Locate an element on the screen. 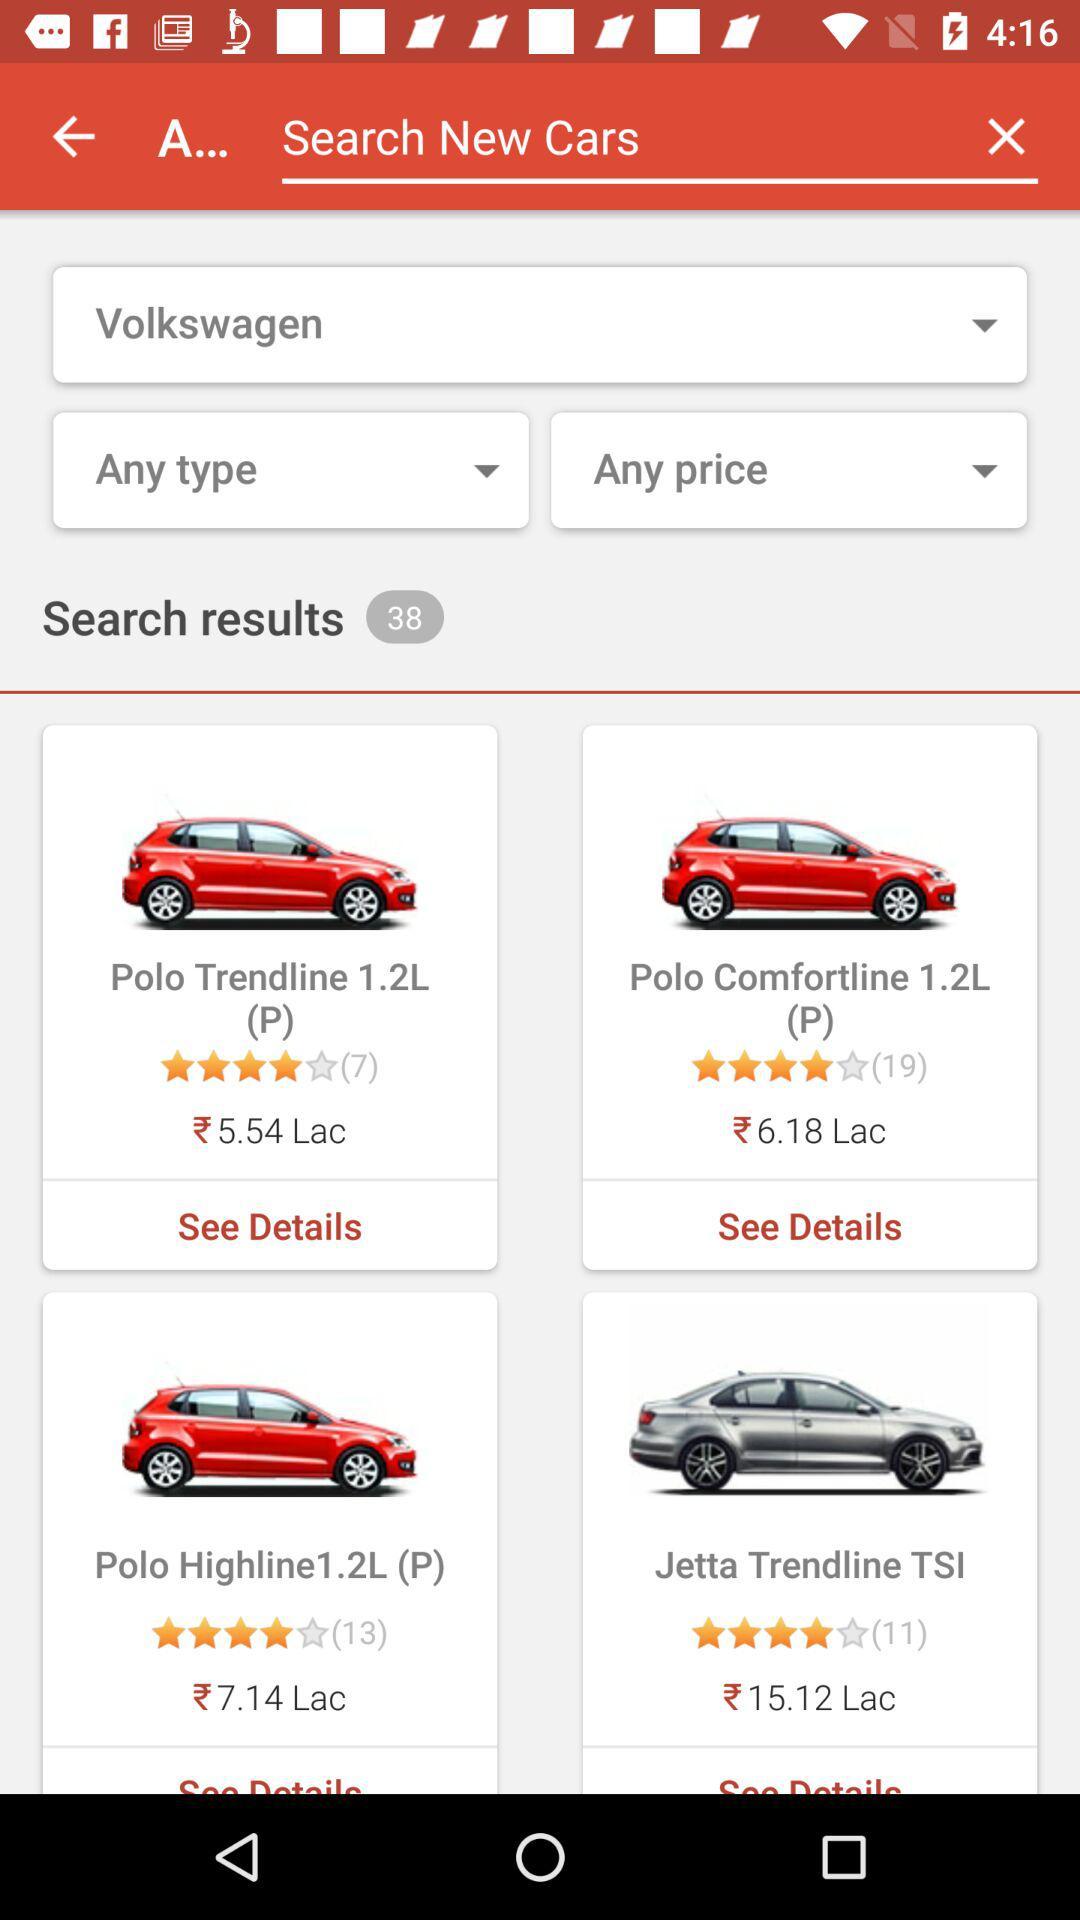  search phrase is located at coordinates (606, 135).